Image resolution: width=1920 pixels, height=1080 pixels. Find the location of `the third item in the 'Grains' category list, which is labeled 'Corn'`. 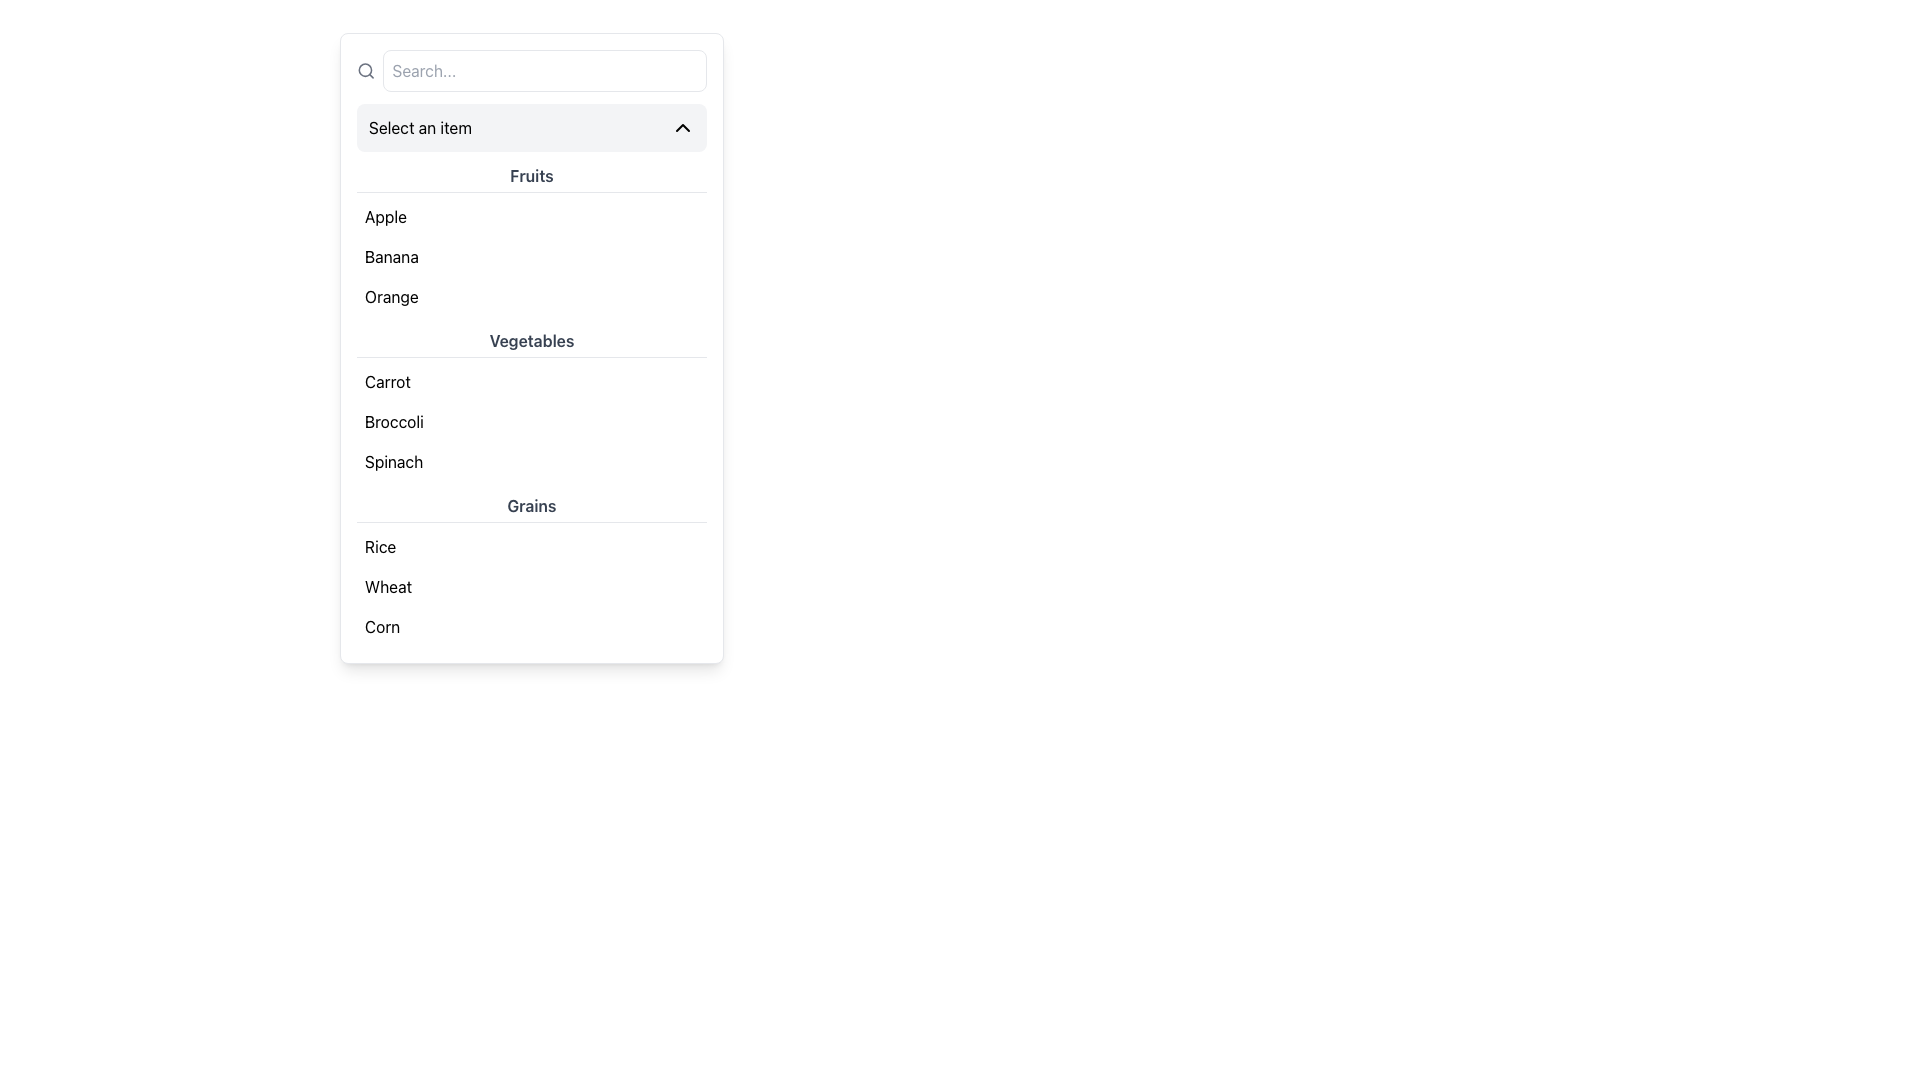

the third item in the 'Grains' category list, which is labeled 'Corn' is located at coordinates (532, 626).